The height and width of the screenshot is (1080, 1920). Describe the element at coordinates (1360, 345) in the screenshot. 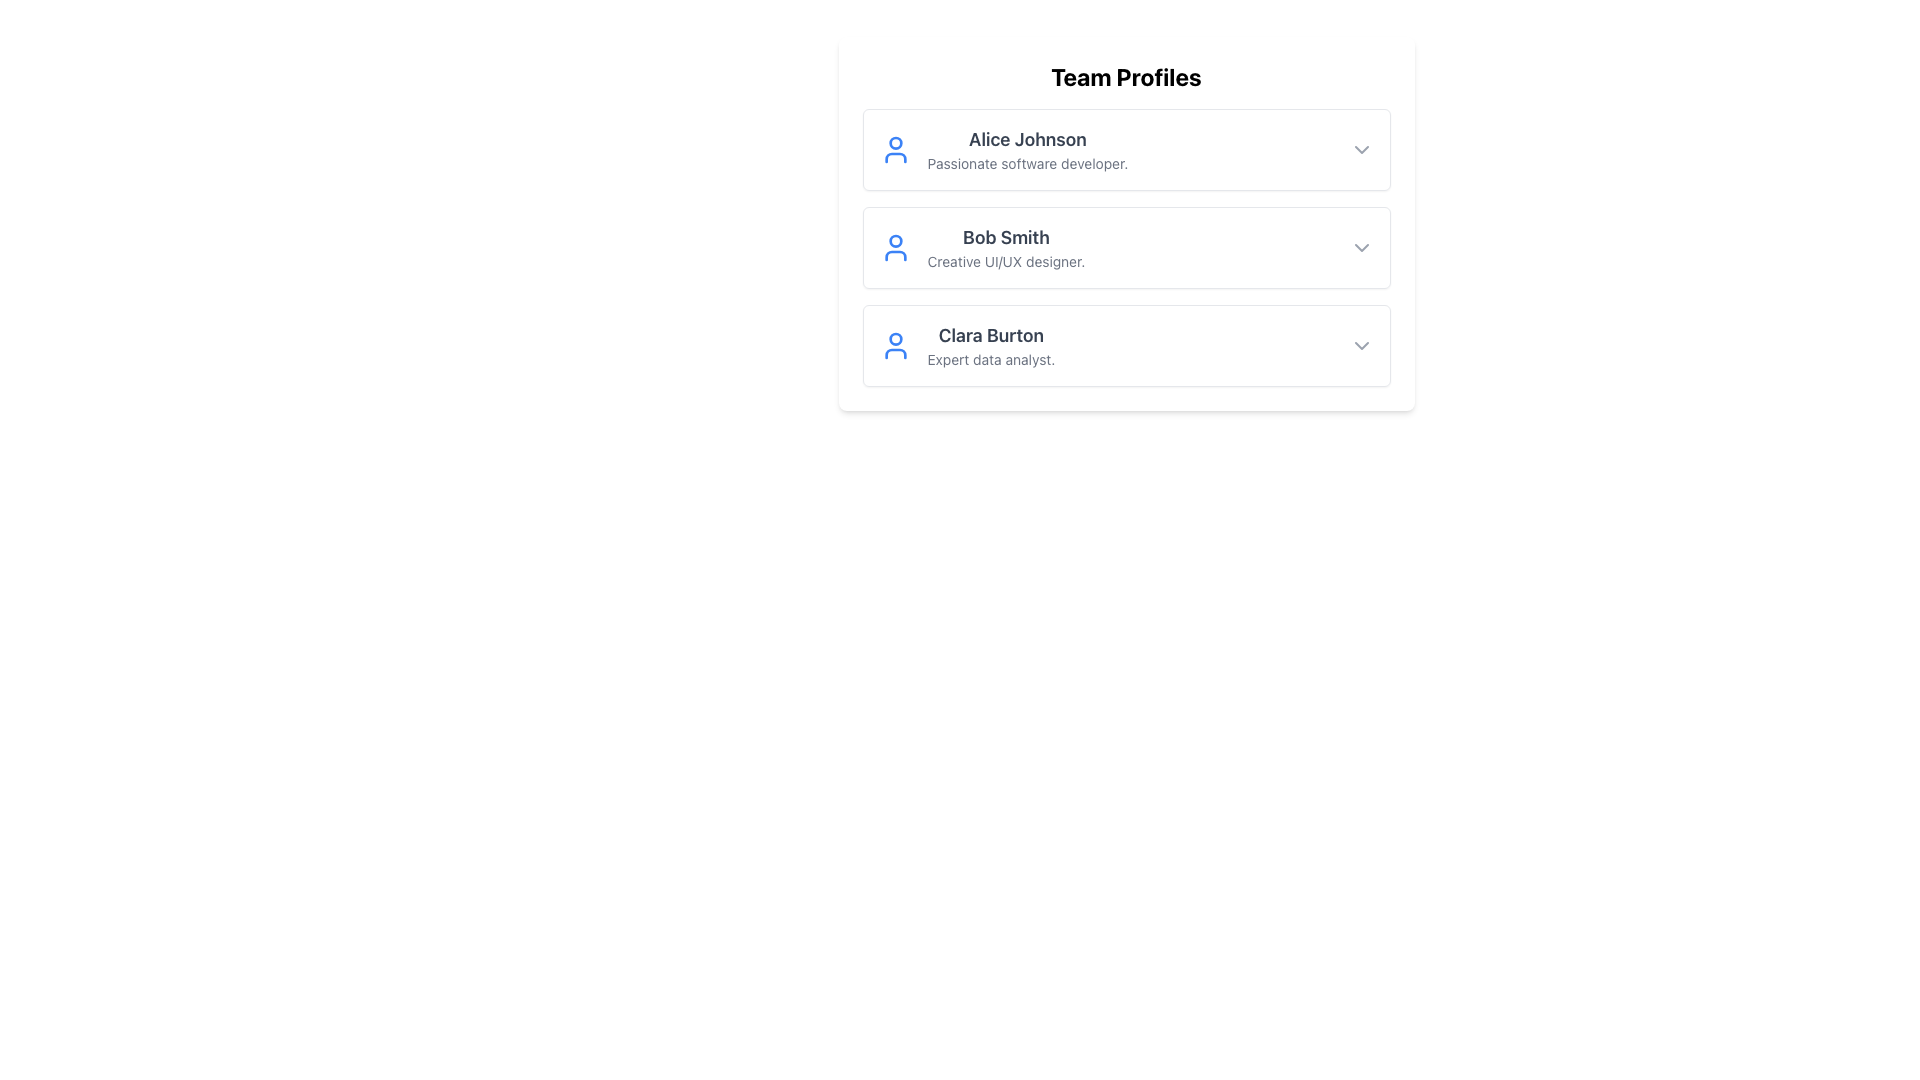

I see `the toggle icon button at the far-right end of the third row` at that location.